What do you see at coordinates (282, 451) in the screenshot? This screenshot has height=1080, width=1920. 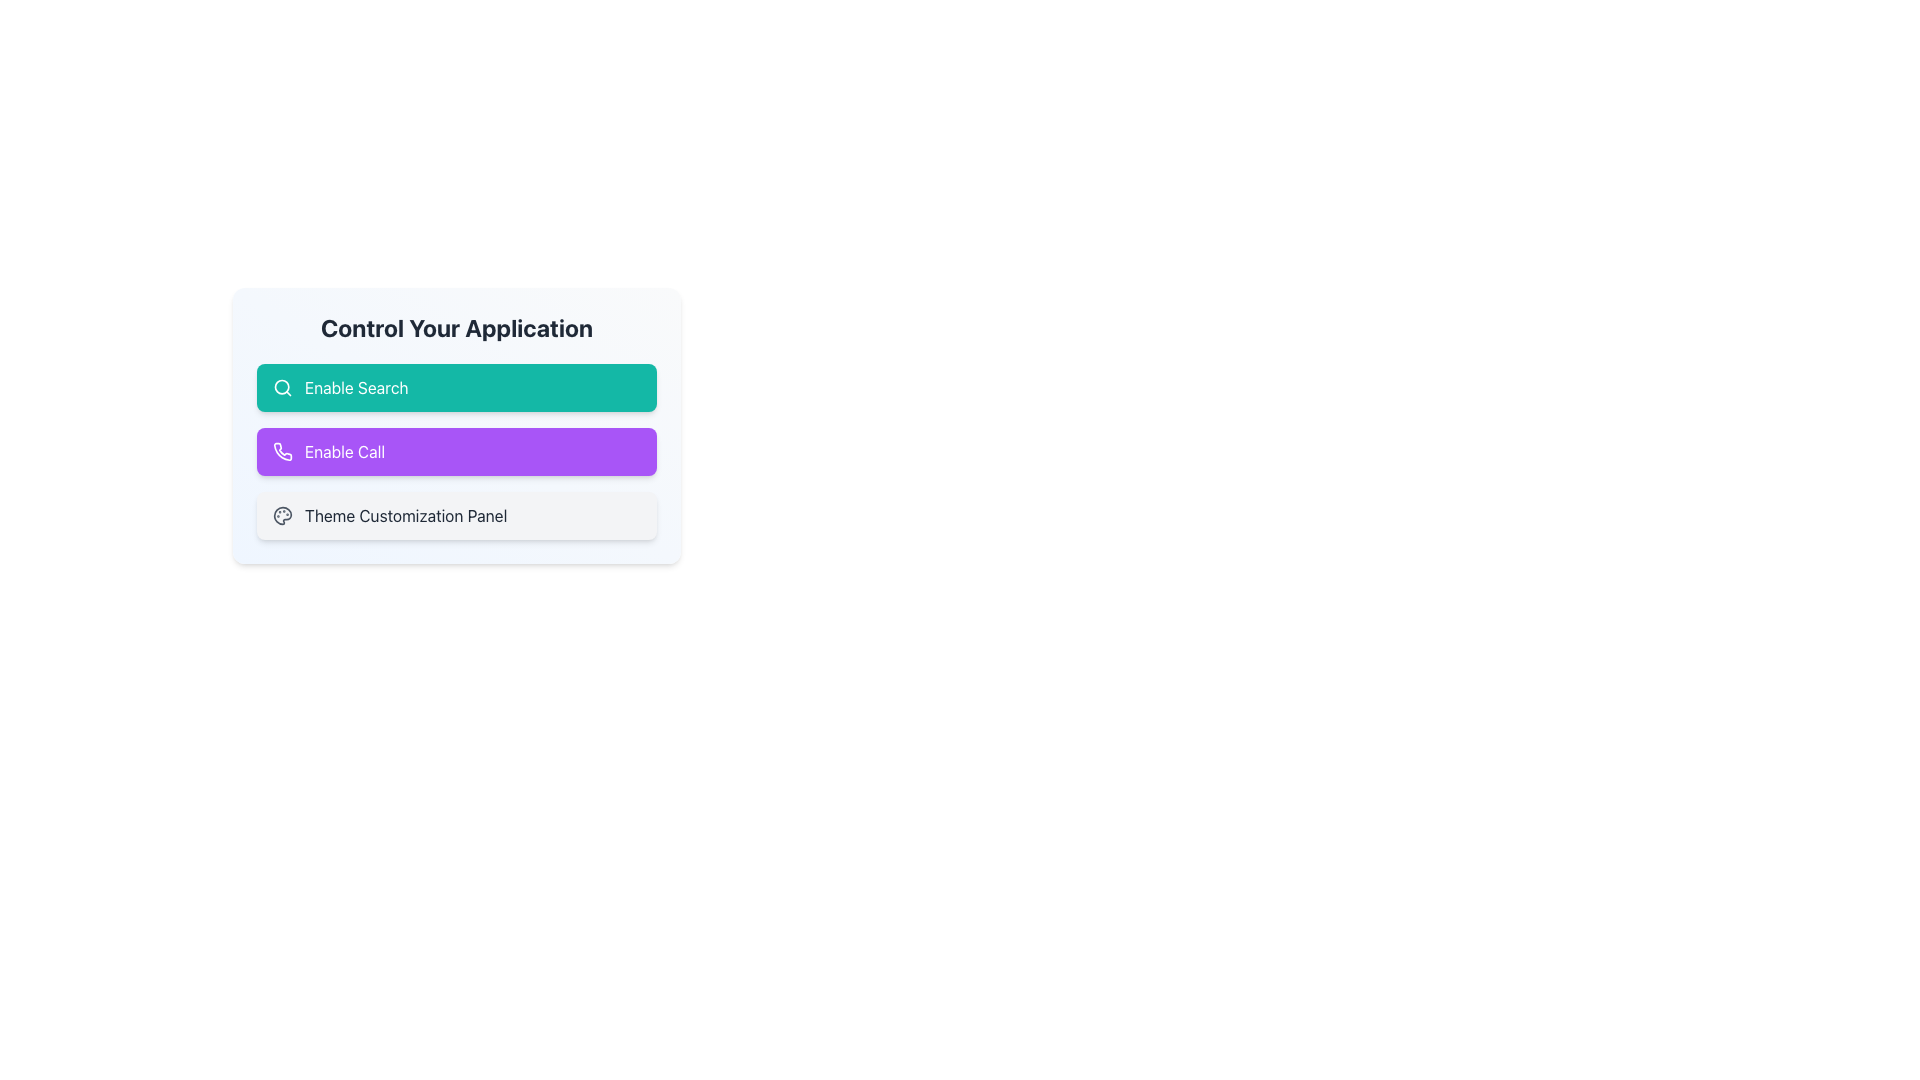 I see `the phone icon located inside the purple 'Enable Call' button` at bounding box center [282, 451].